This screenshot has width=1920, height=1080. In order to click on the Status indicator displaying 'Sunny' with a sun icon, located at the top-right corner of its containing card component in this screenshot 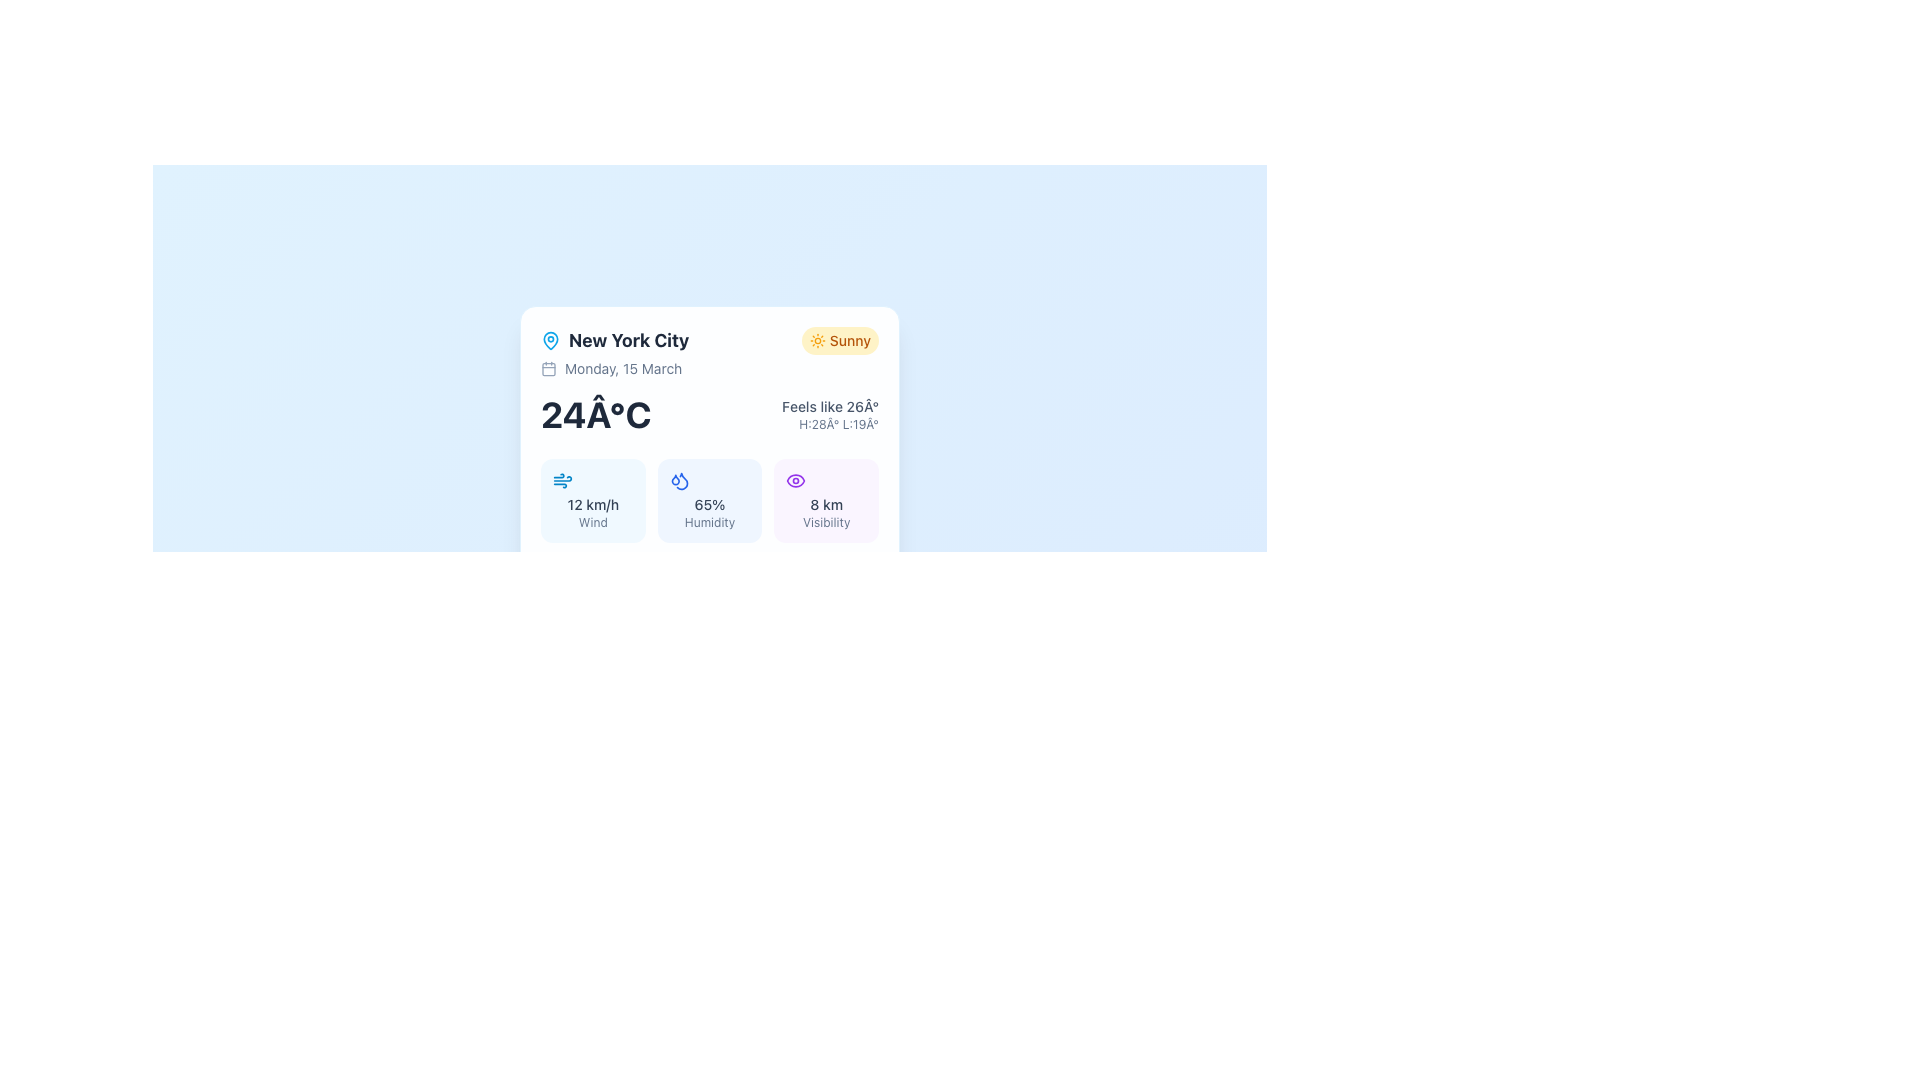, I will do `click(840, 339)`.